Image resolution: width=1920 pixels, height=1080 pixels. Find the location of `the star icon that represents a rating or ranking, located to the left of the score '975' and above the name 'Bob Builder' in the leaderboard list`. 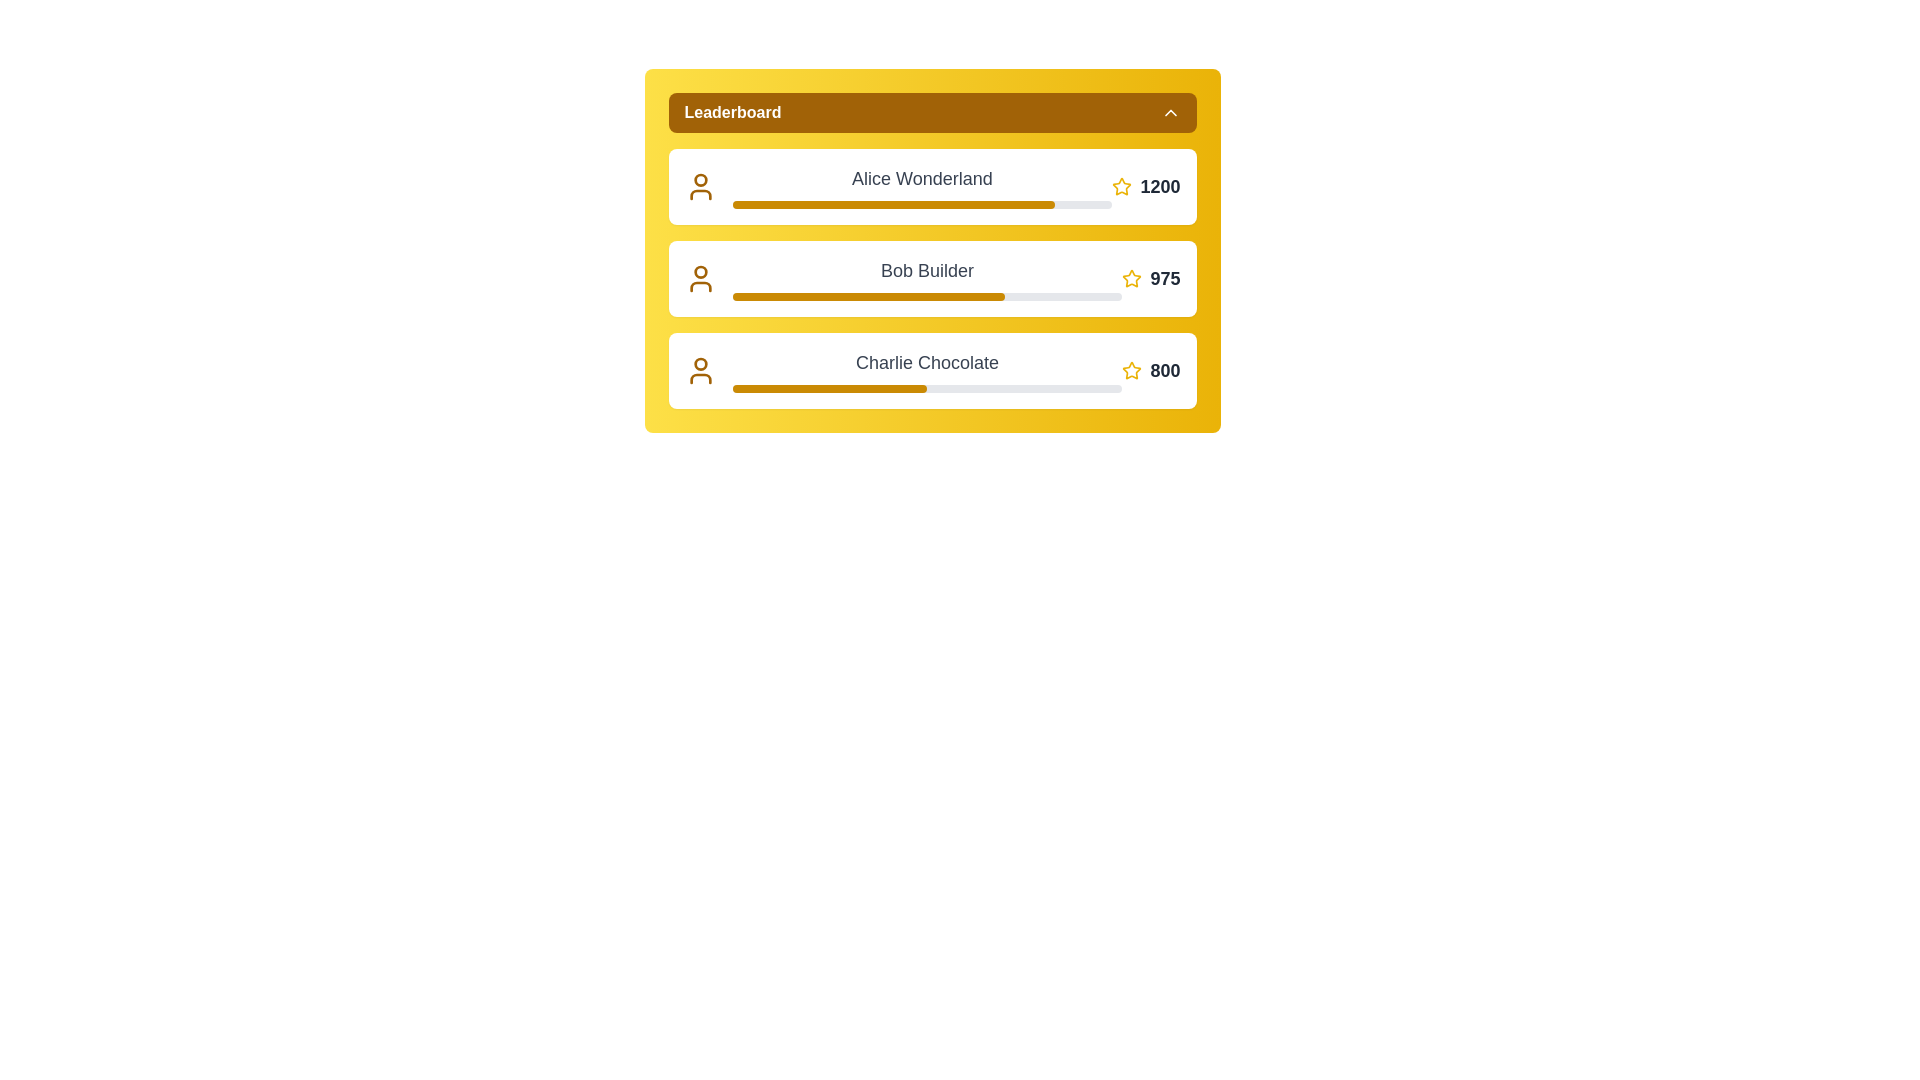

the star icon that represents a rating or ranking, located to the left of the score '975' and above the name 'Bob Builder' in the leaderboard list is located at coordinates (1132, 278).